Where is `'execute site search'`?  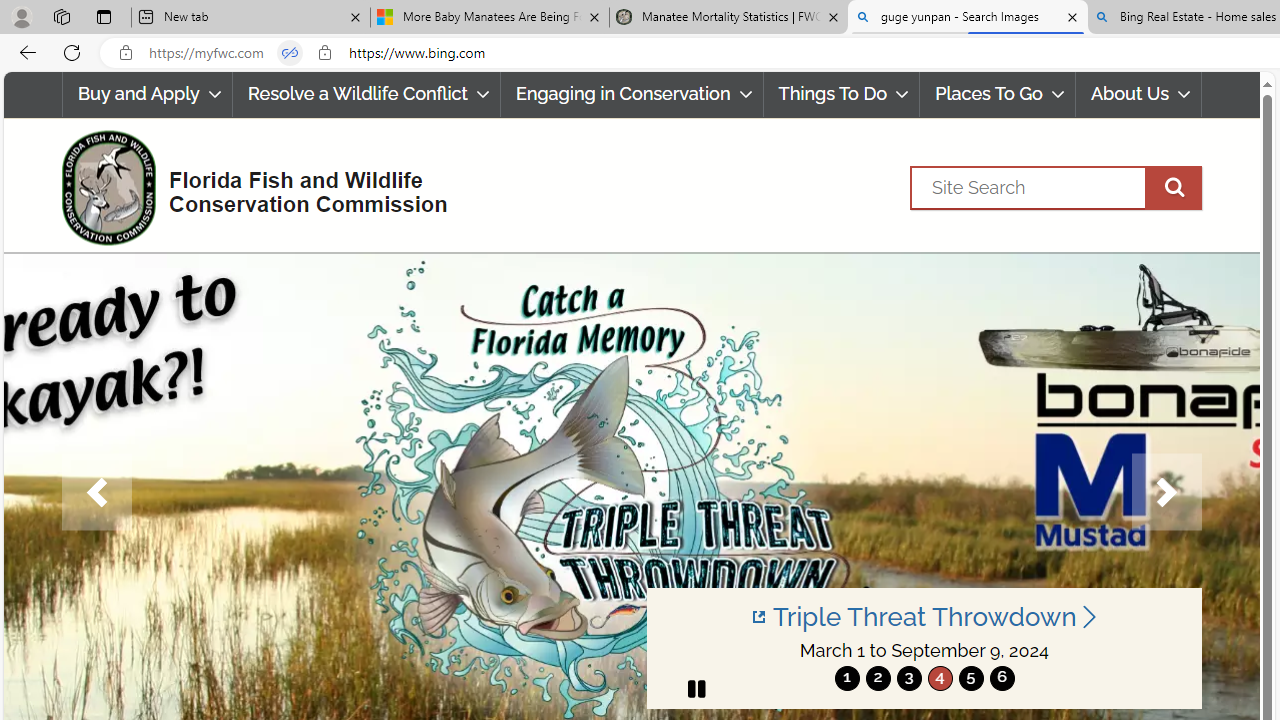 'execute site search' is located at coordinates (1173, 187).